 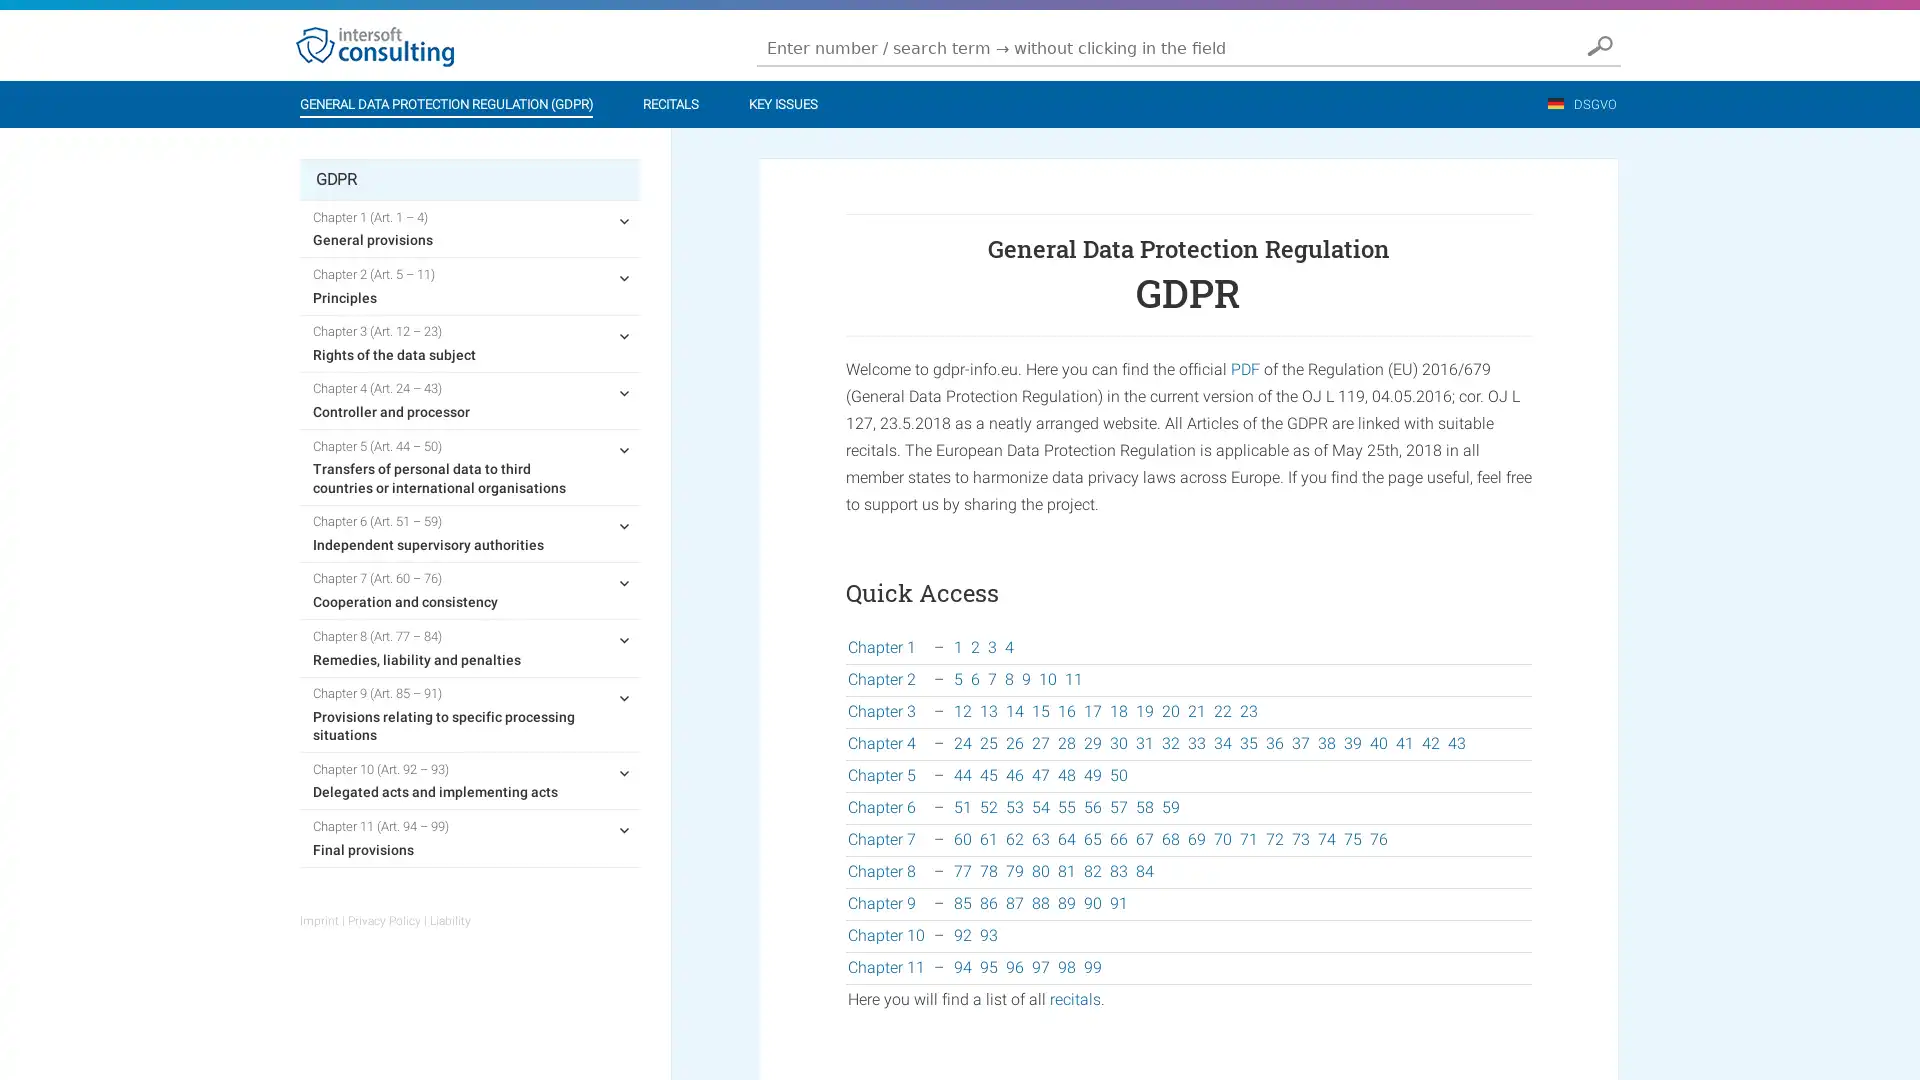 What do you see at coordinates (623, 392) in the screenshot?
I see `expand child menu` at bounding box center [623, 392].